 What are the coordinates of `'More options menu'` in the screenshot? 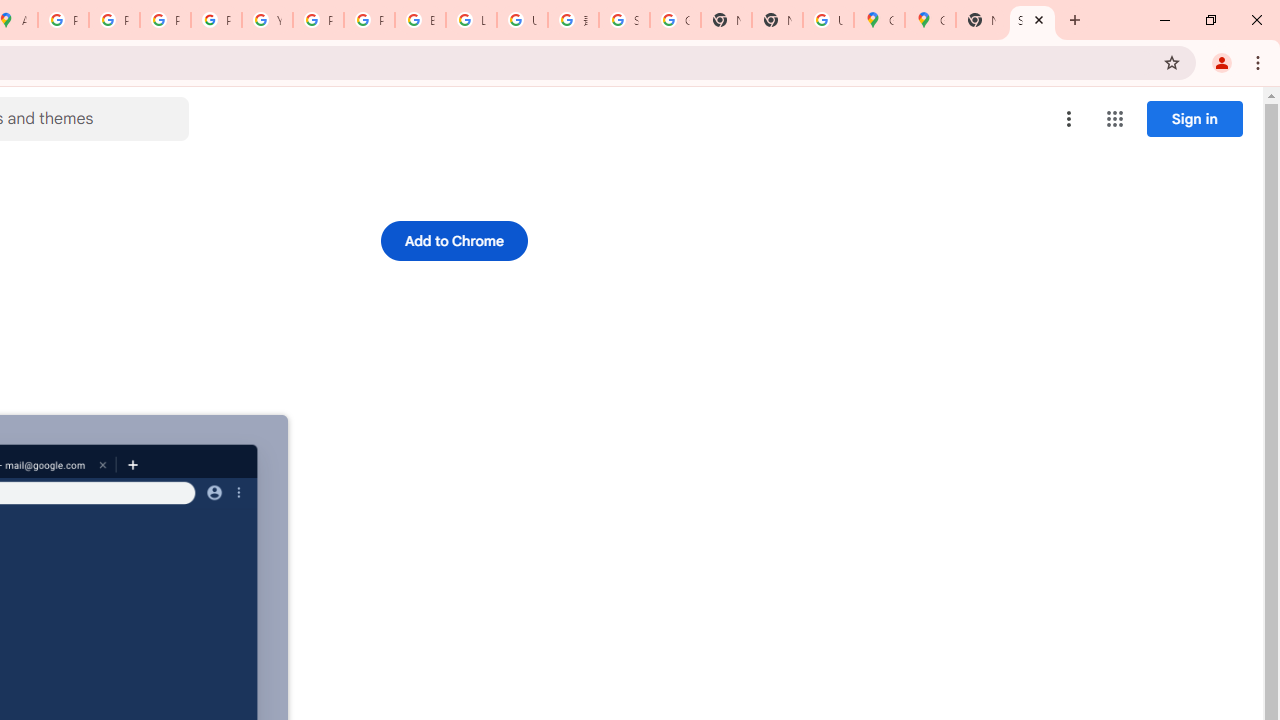 It's located at (1068, 119).